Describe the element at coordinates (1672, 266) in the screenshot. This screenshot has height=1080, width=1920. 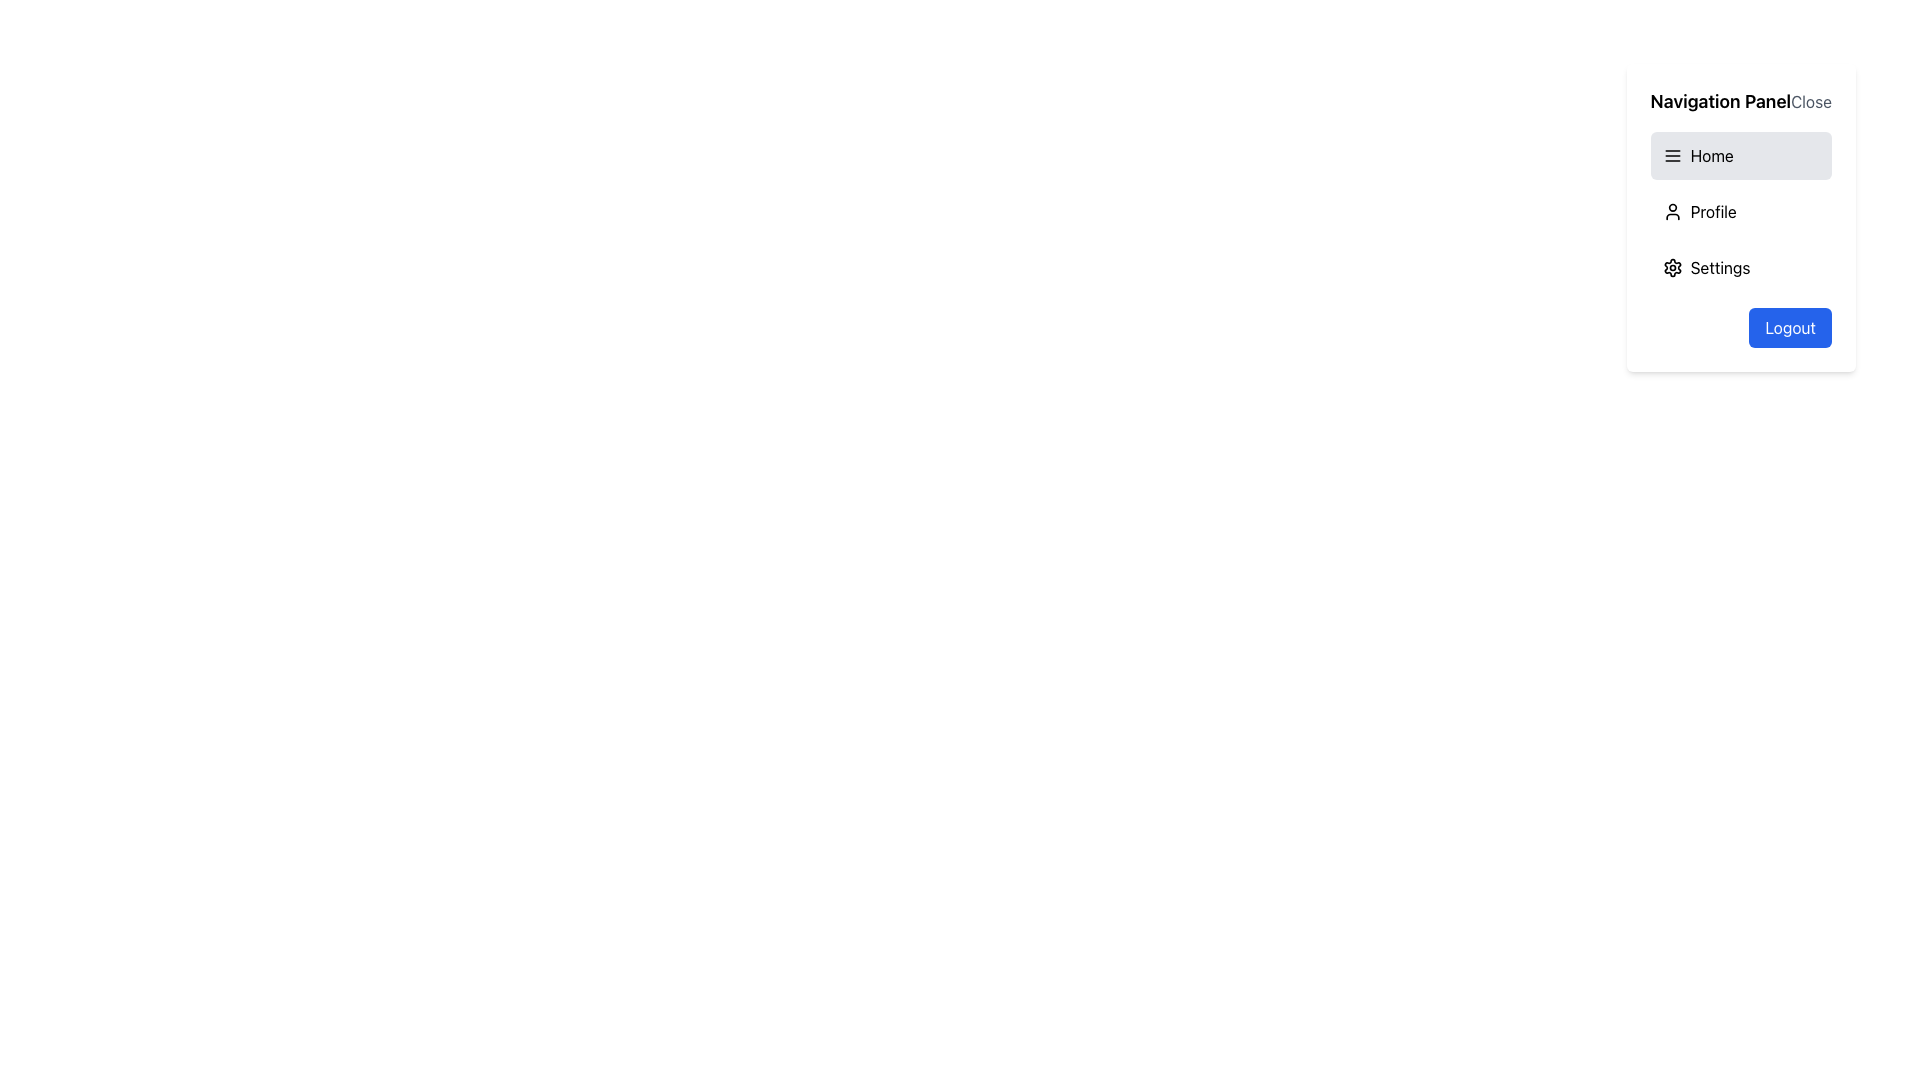
I see `the gear icon located in the navigation panel, which is positioned to the left of the 'Settings' text` at that location.